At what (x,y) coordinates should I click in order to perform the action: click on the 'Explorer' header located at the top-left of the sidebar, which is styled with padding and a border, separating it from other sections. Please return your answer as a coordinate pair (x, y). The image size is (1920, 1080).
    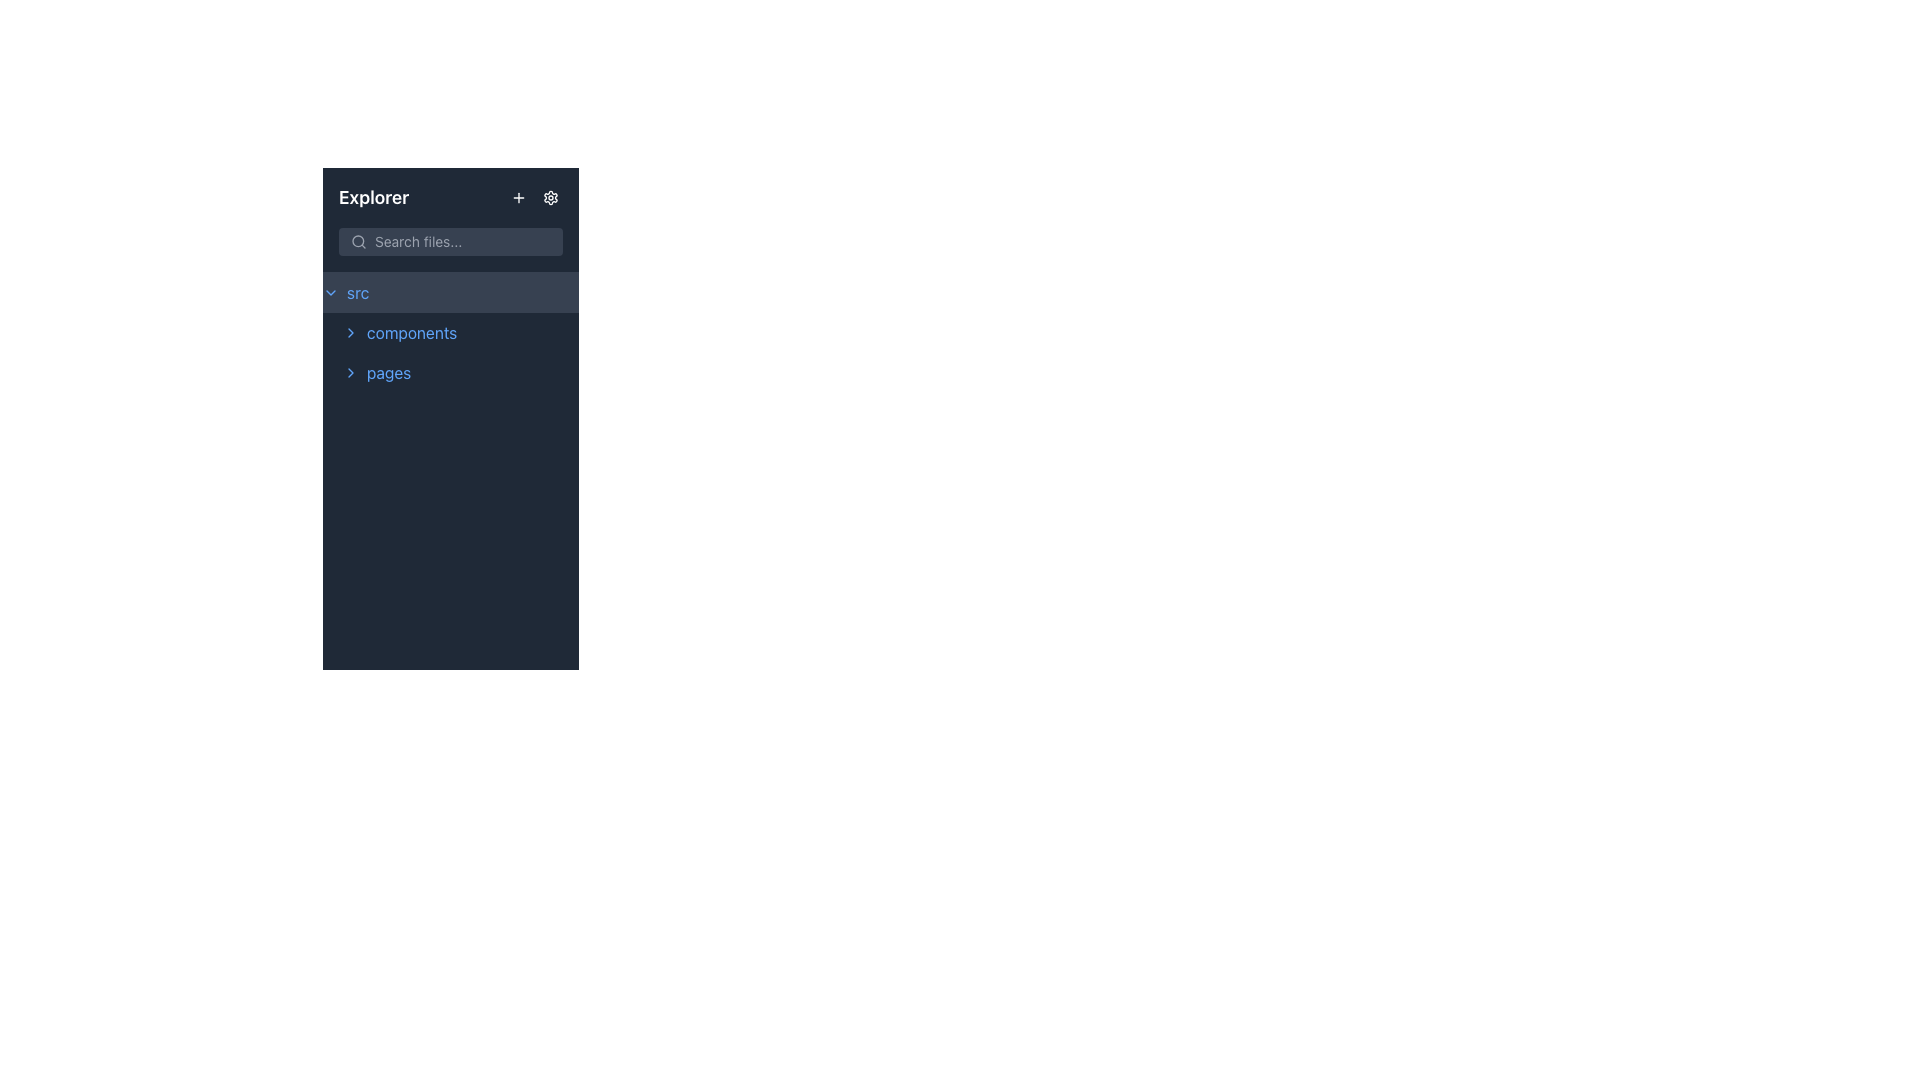
    Looking at the image, I should click on (450, 220).